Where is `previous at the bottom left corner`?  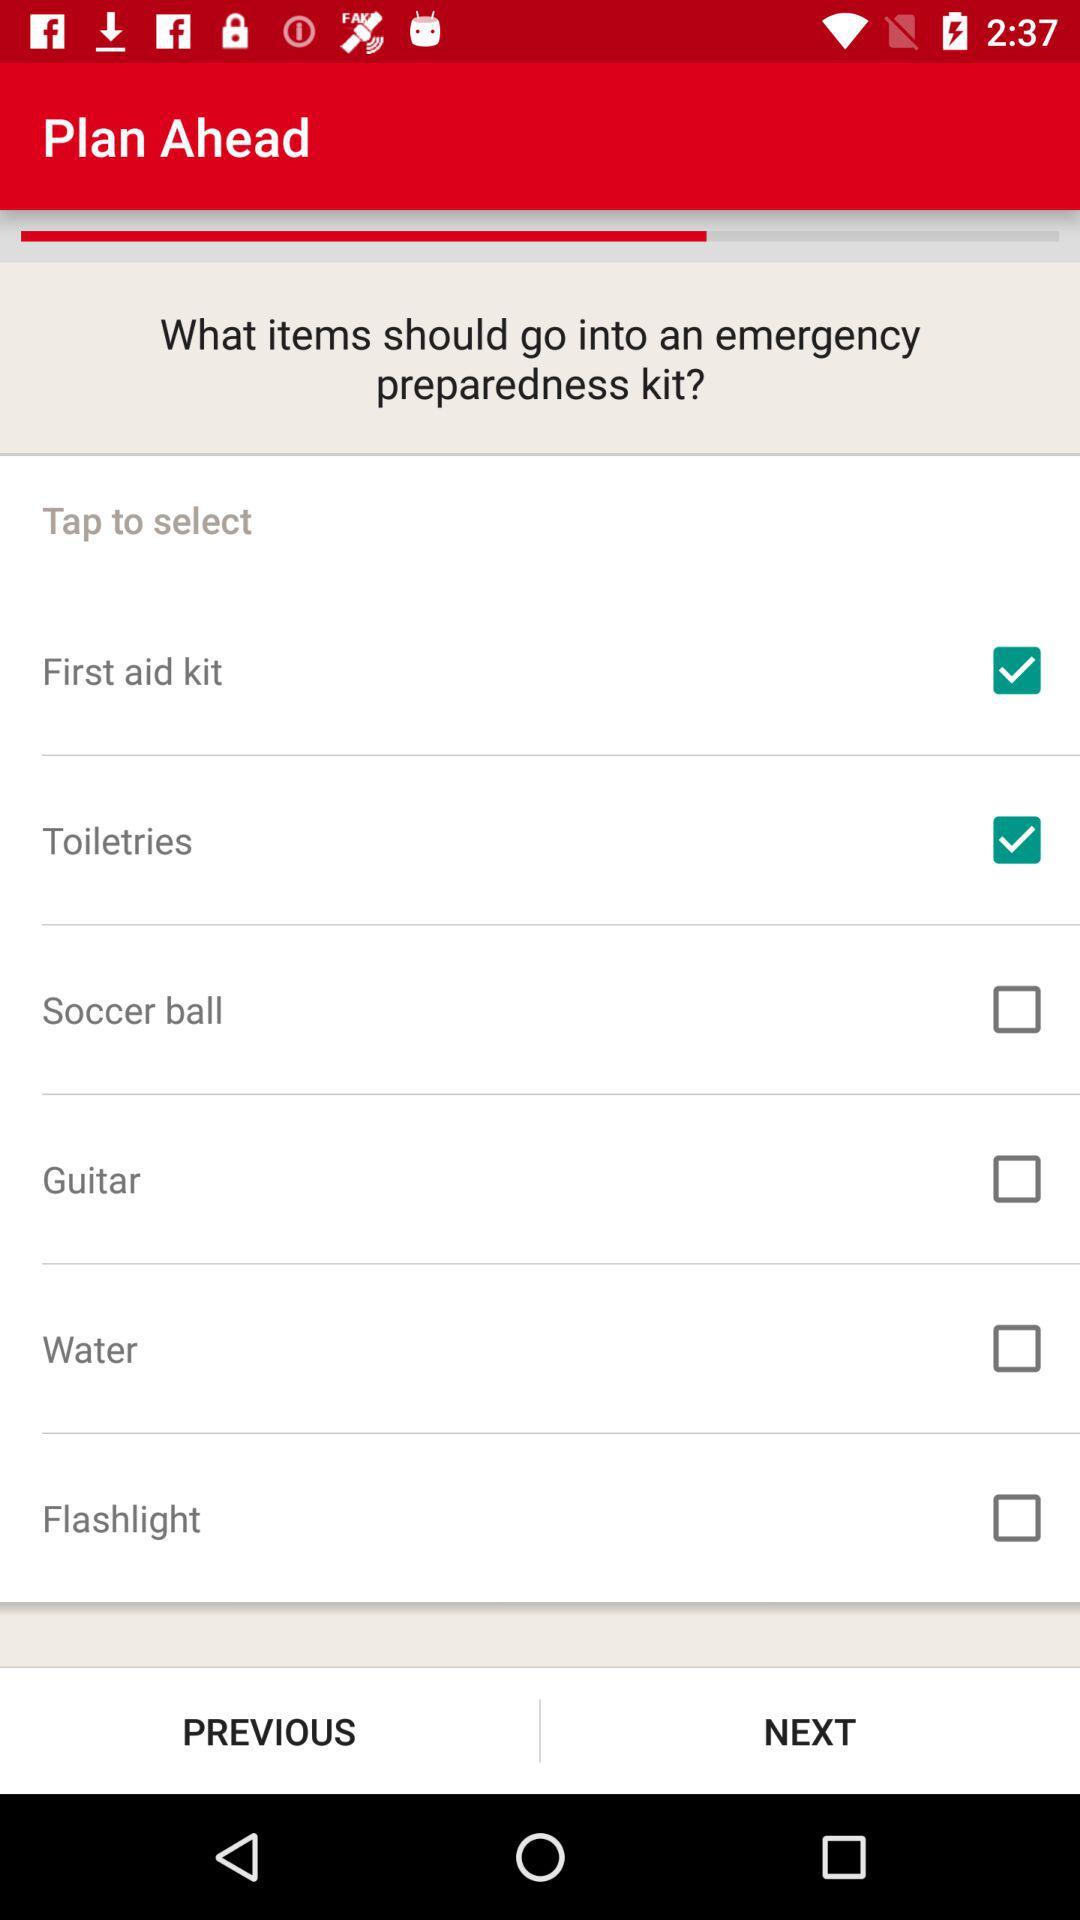 previous at the bottom left corner is located at coordinates (268, 1730).